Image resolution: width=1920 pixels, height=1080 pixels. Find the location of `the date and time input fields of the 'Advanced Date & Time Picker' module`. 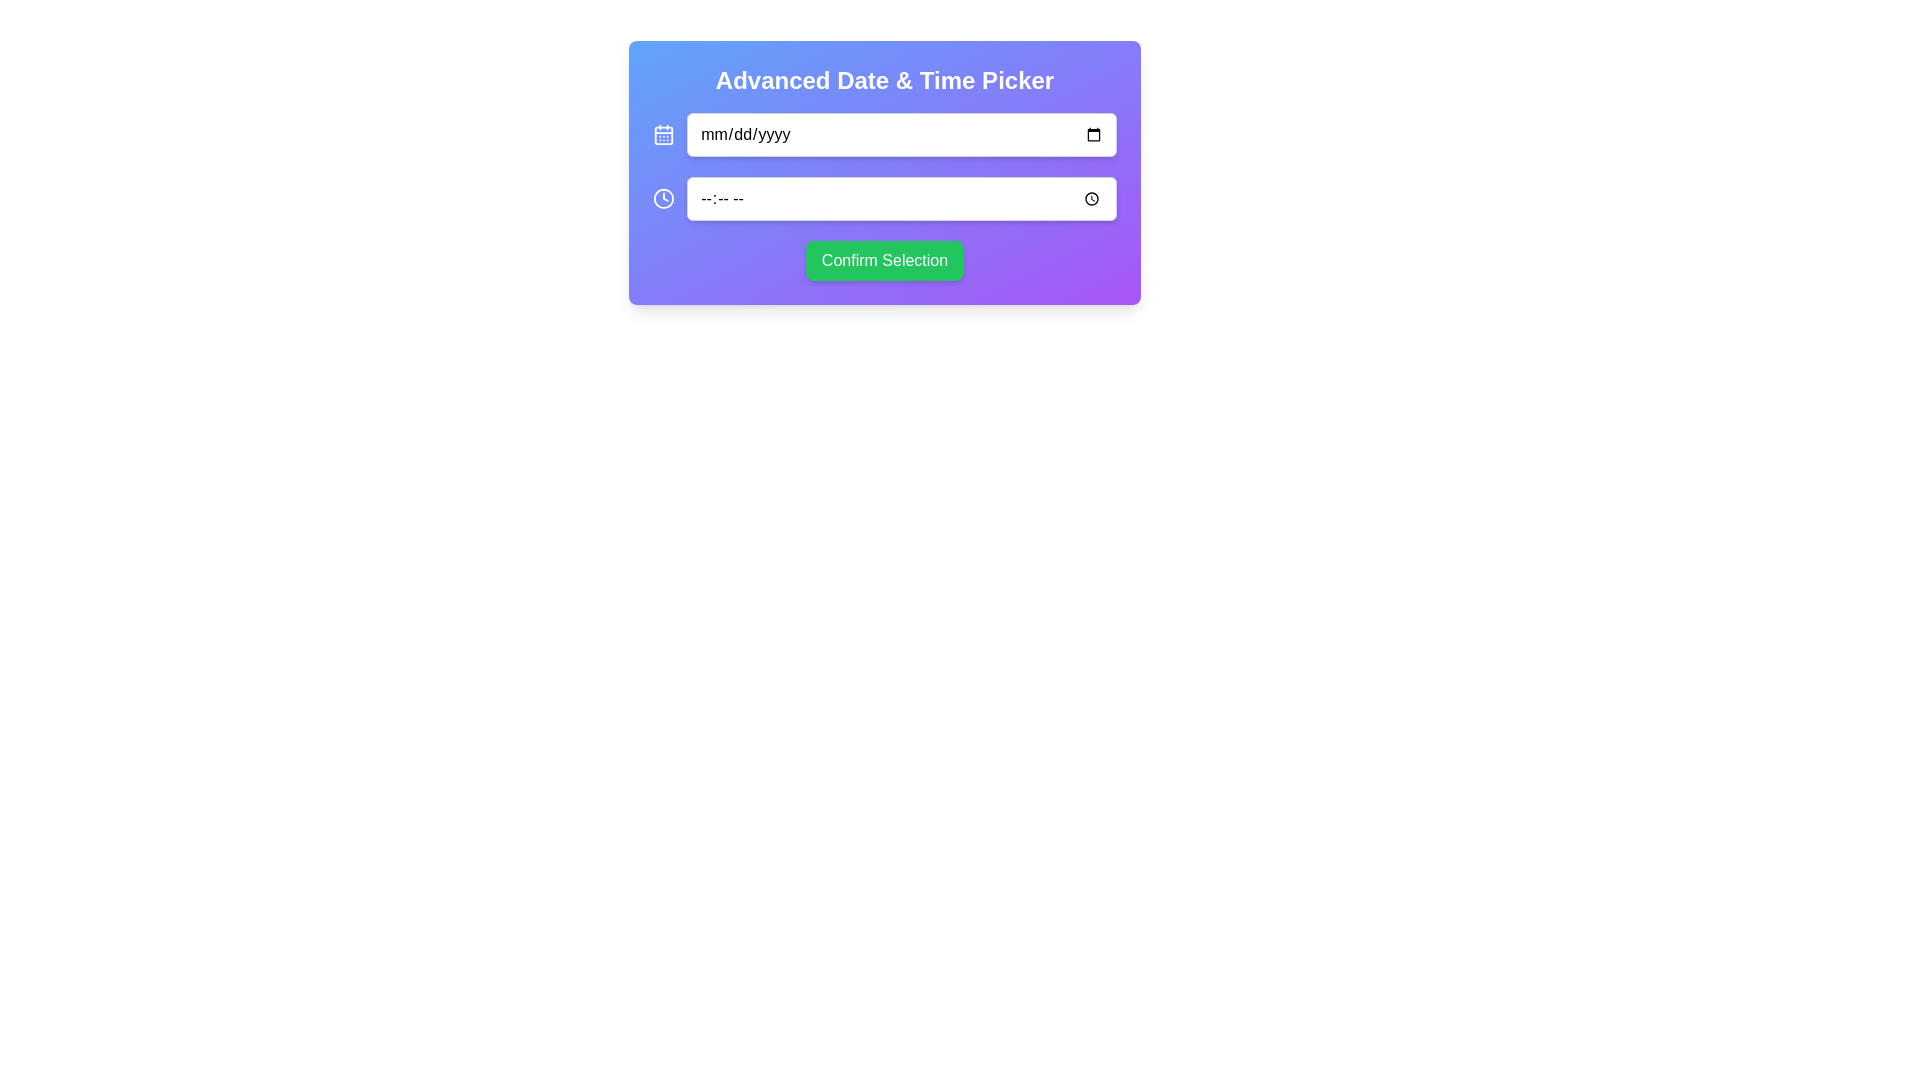

the date and time input fields of the 'Advanced Date & Time Picker' module is located at coordinates (883, 172).